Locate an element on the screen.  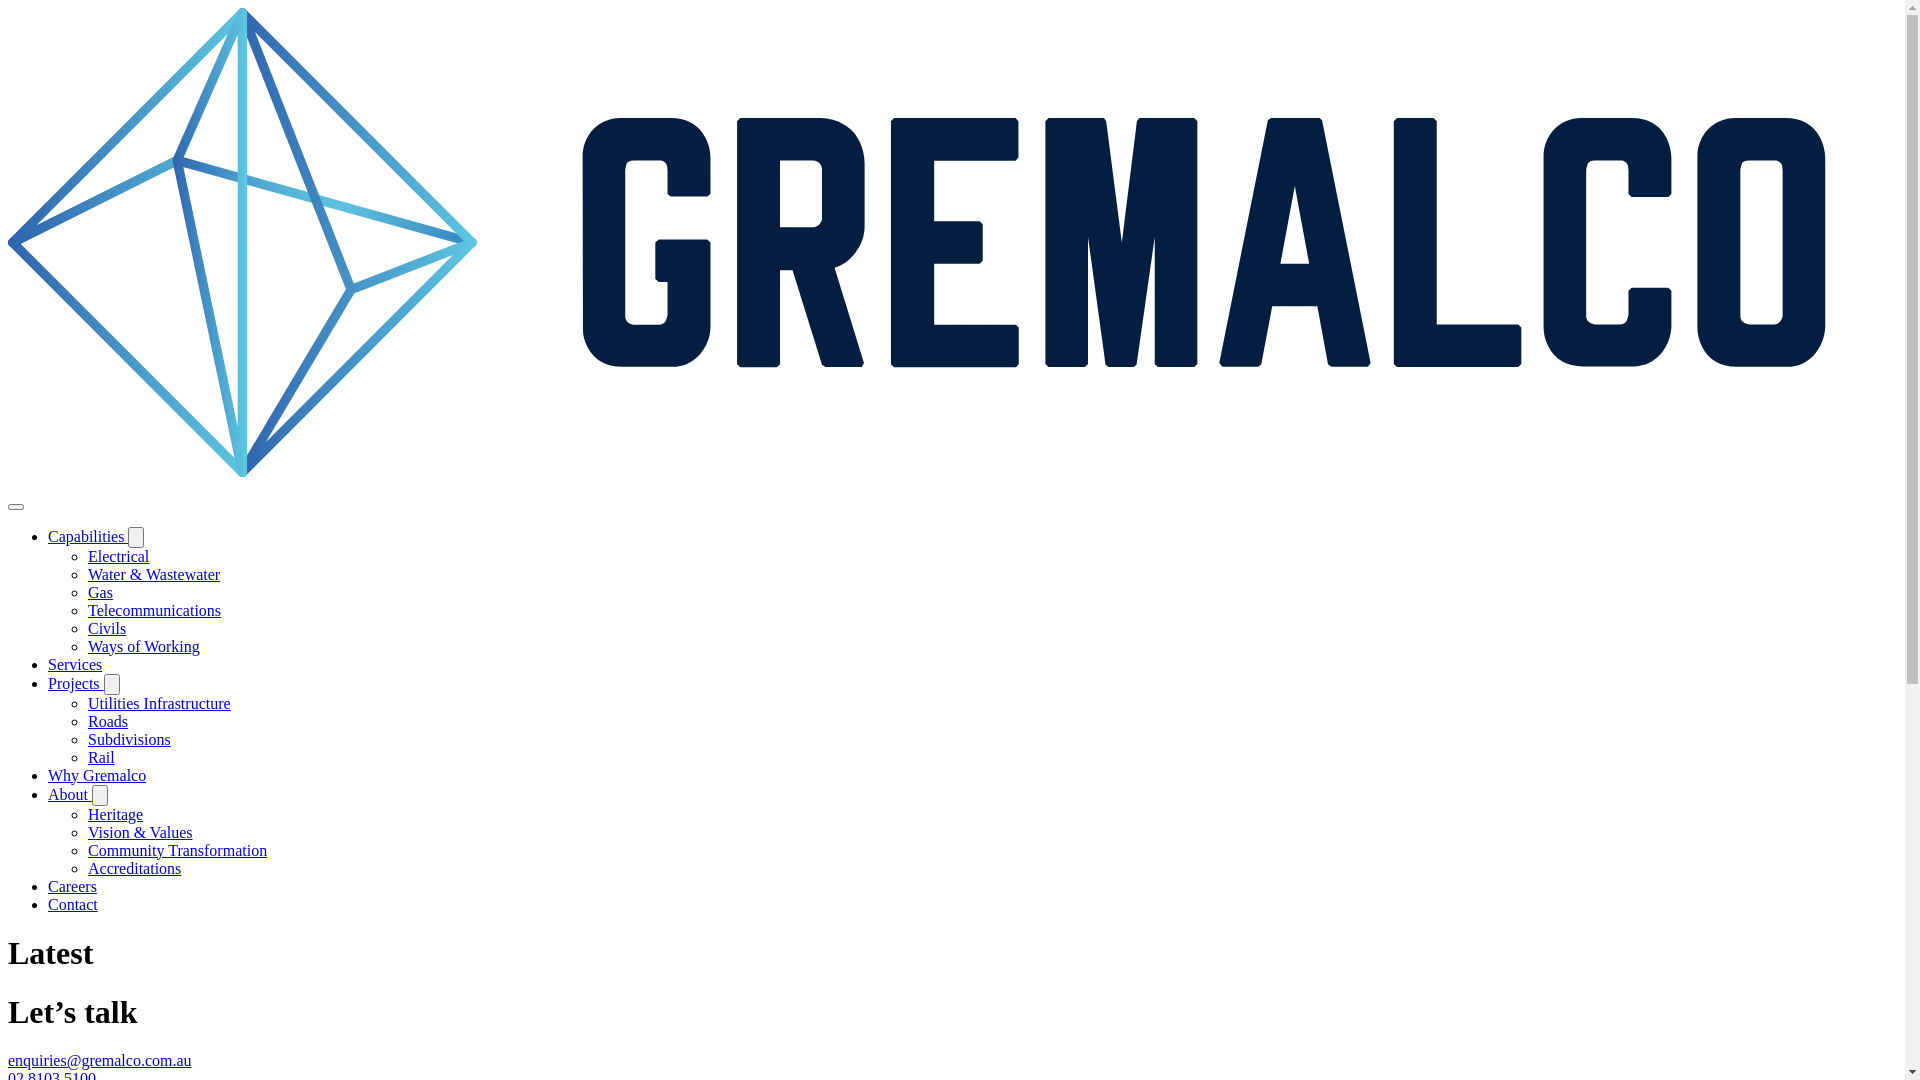
'Why Gremalco' is located at coordinates (95, 774).